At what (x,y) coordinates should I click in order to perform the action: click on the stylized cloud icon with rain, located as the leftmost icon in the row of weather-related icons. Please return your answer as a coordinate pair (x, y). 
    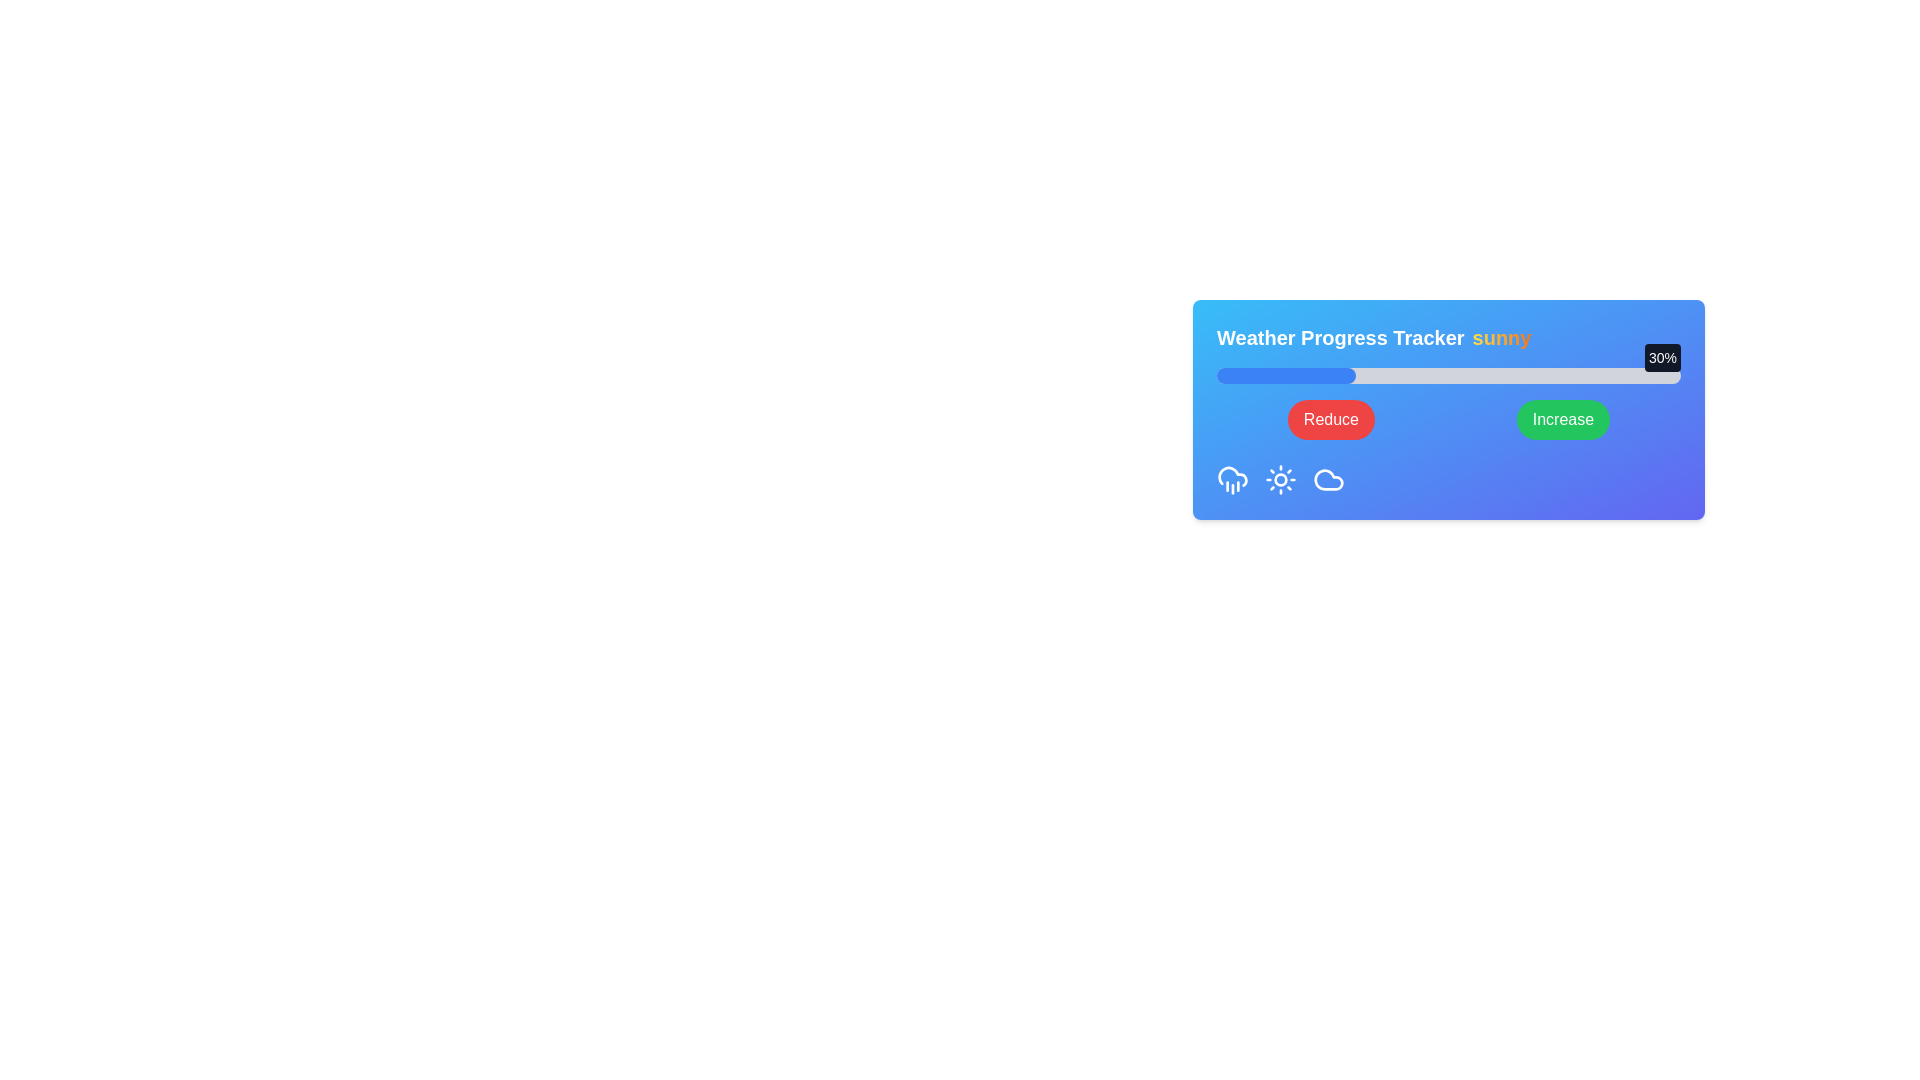
    Looking at the image, I should click on (1232, 479).